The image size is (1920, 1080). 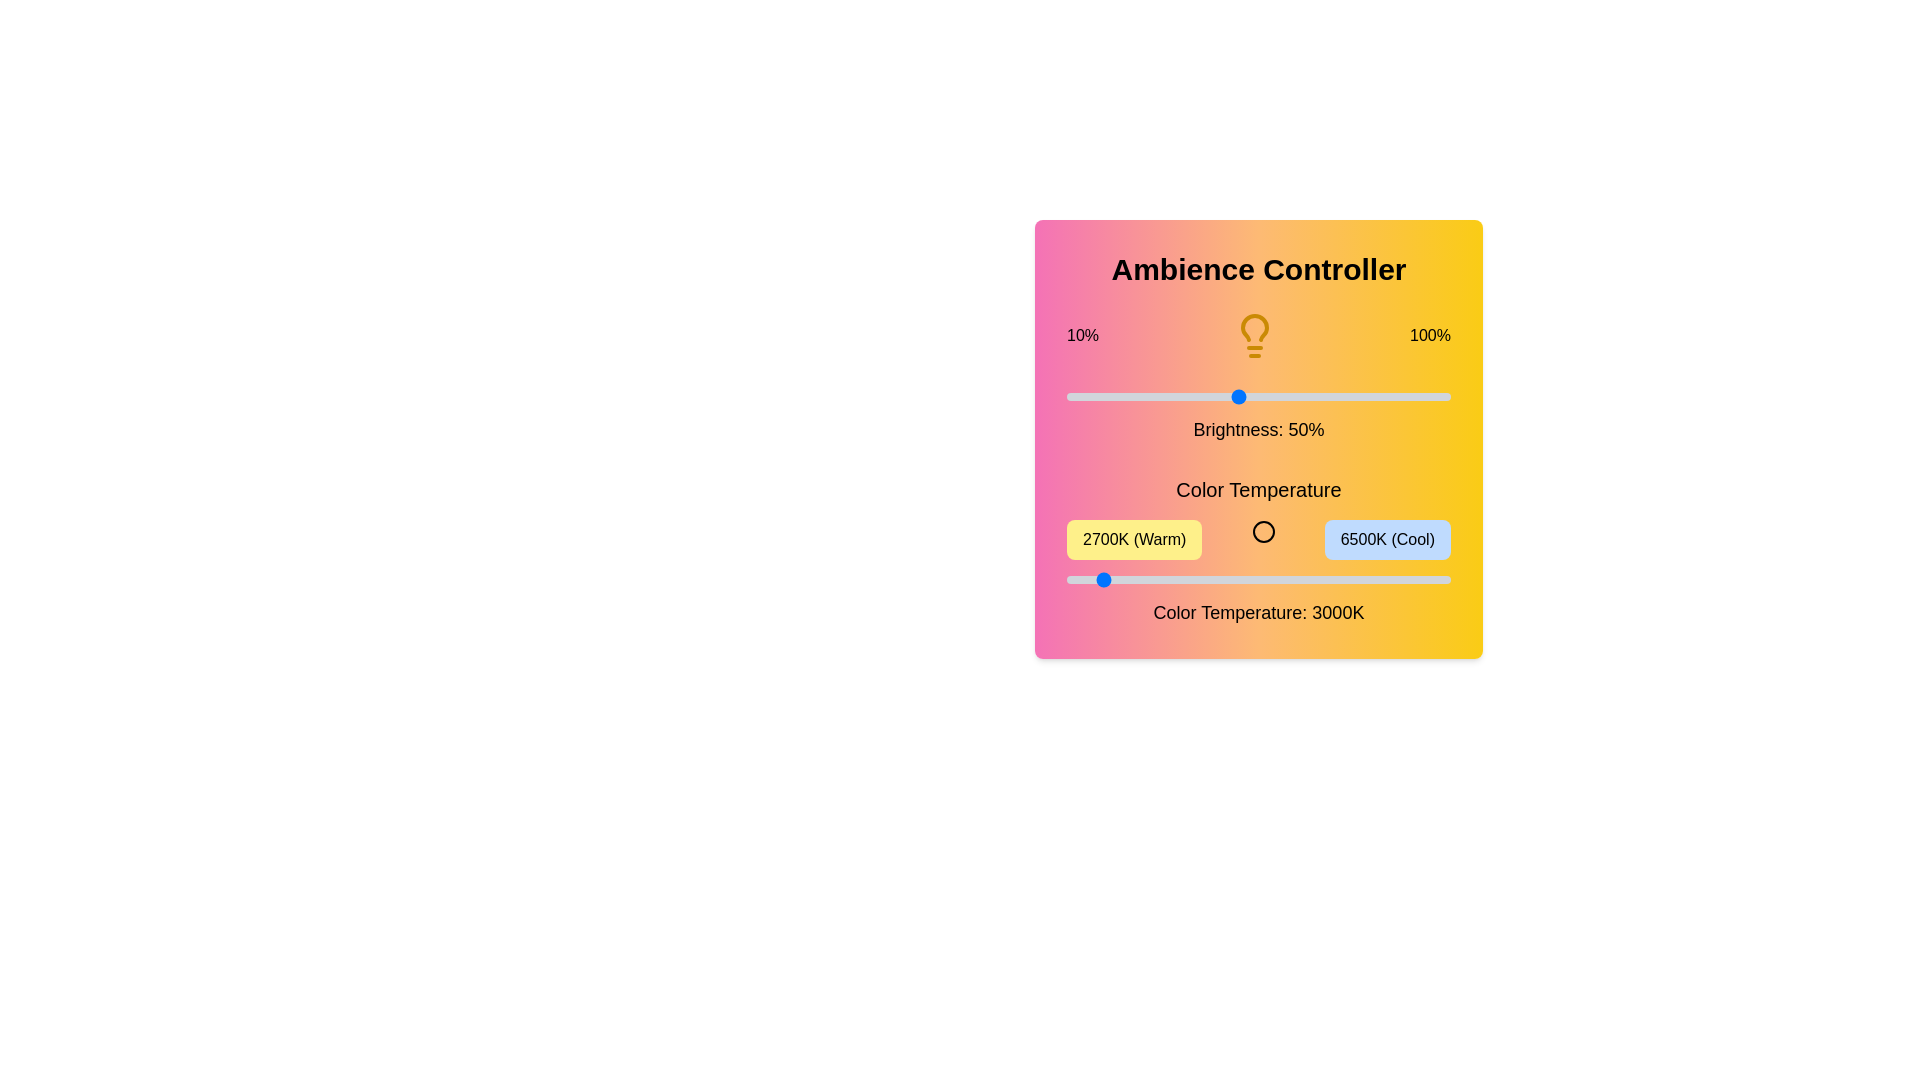 I want to click on the color temperature slider to 6450 K, so click(x=1445, y=579).